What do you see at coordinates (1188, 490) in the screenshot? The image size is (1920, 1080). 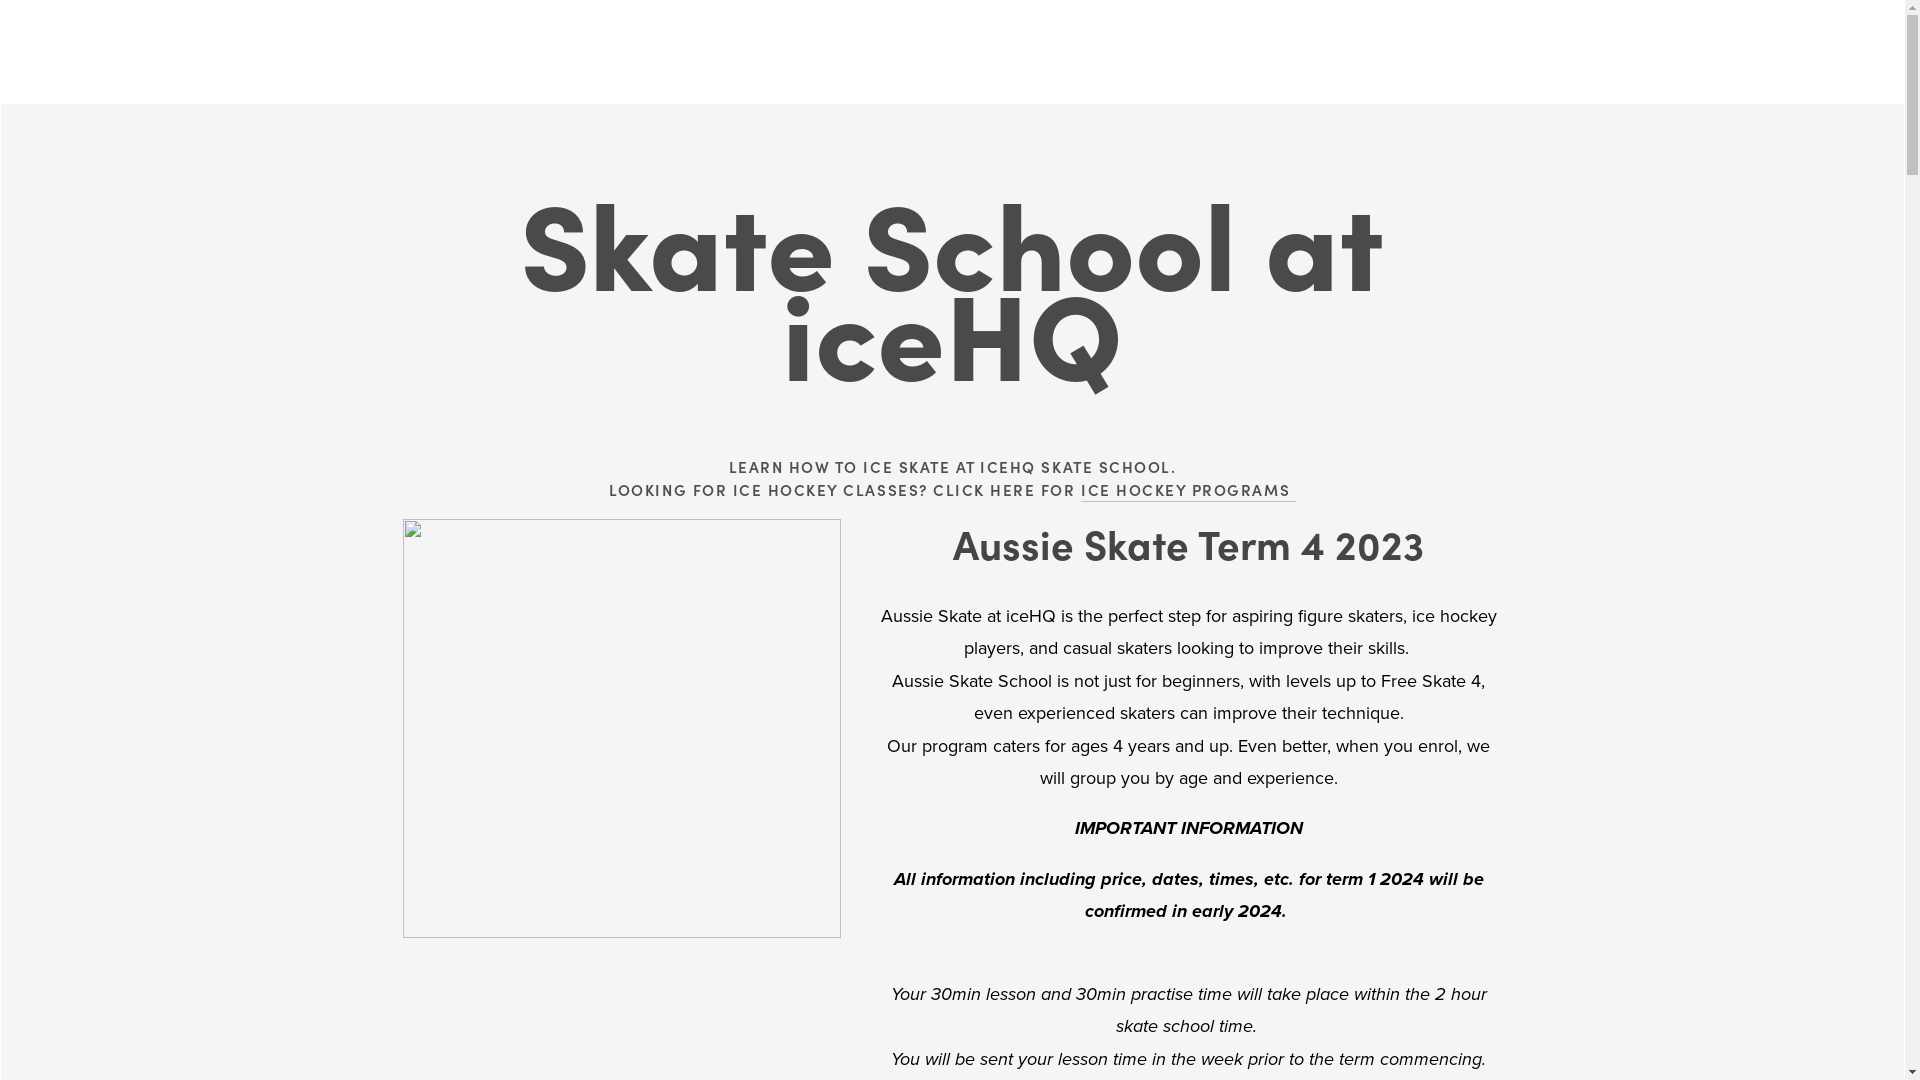 I see `'ICE HOCKEY PROGRAMS '` at bounding box center [1188, 490].